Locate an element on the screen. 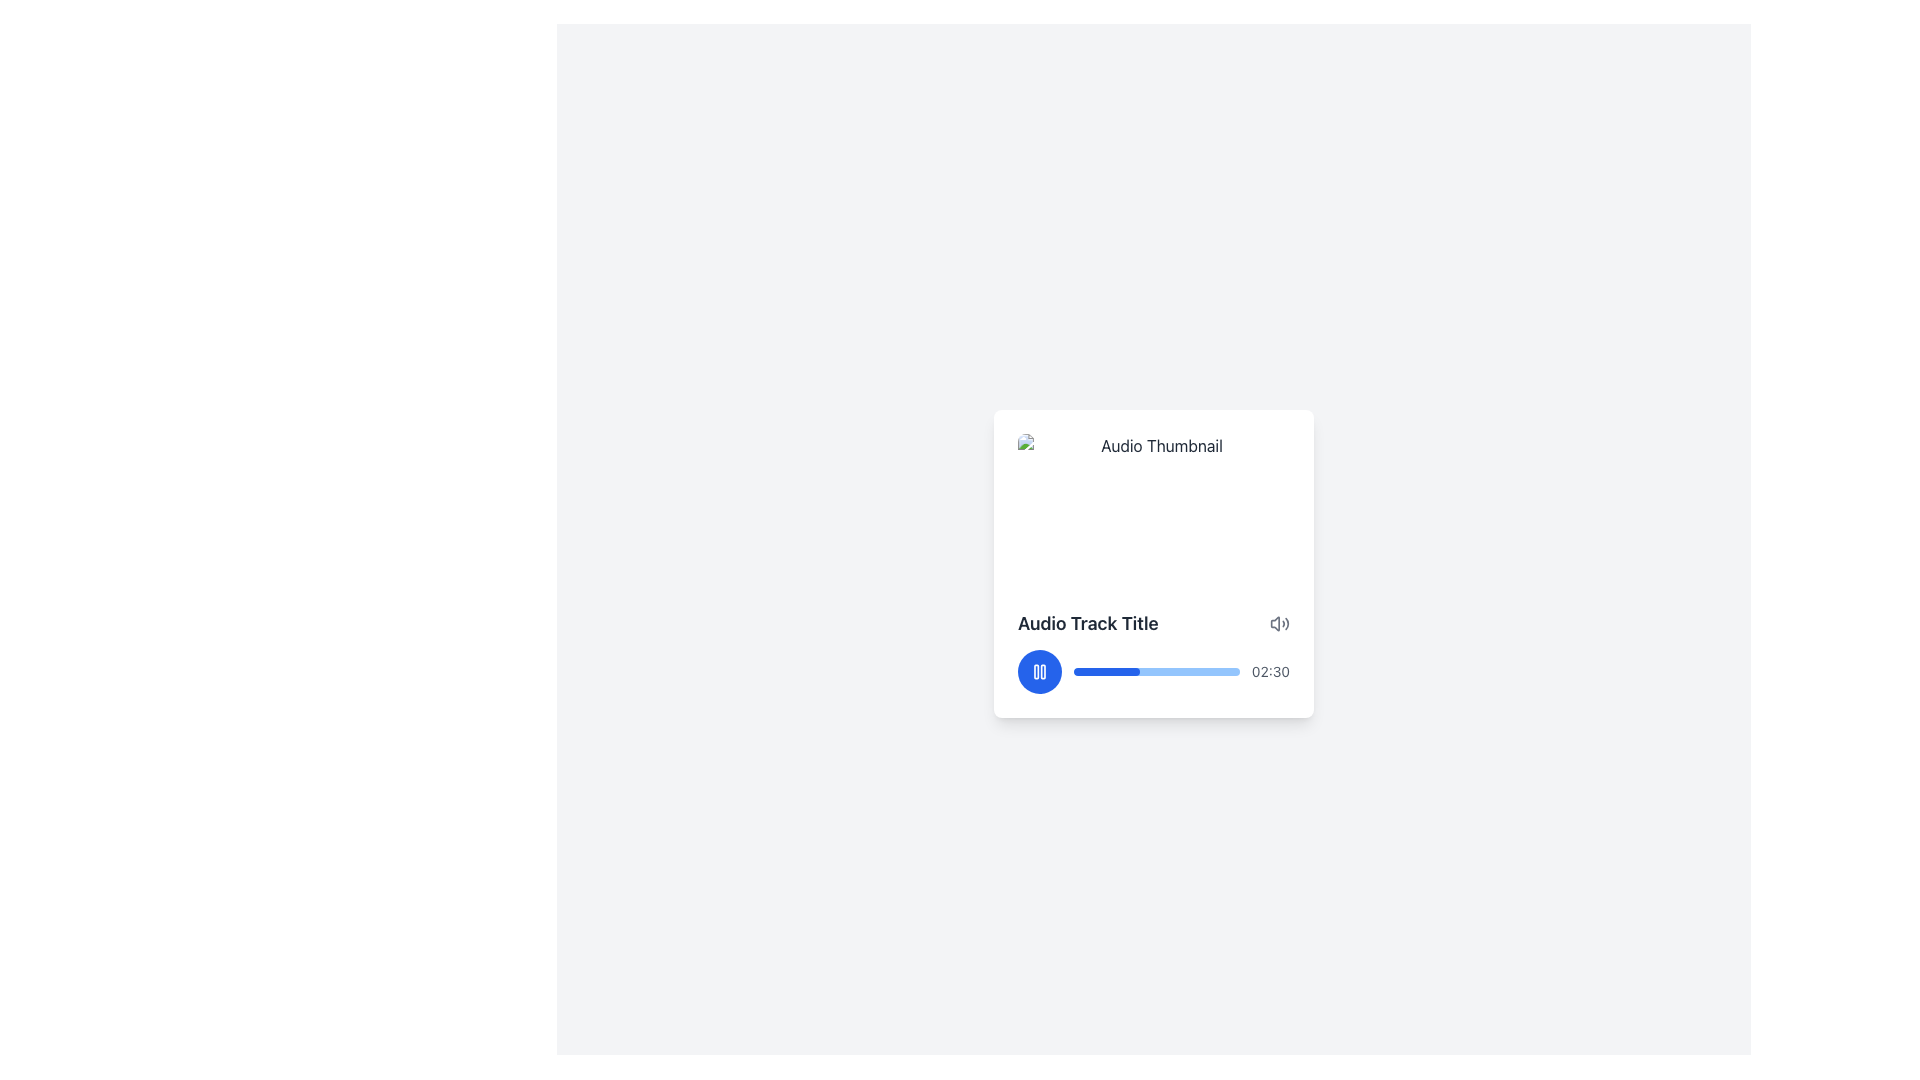 This screenshot has width=1920, height=1080. audio track progress is located at coordinates (1111, 671).